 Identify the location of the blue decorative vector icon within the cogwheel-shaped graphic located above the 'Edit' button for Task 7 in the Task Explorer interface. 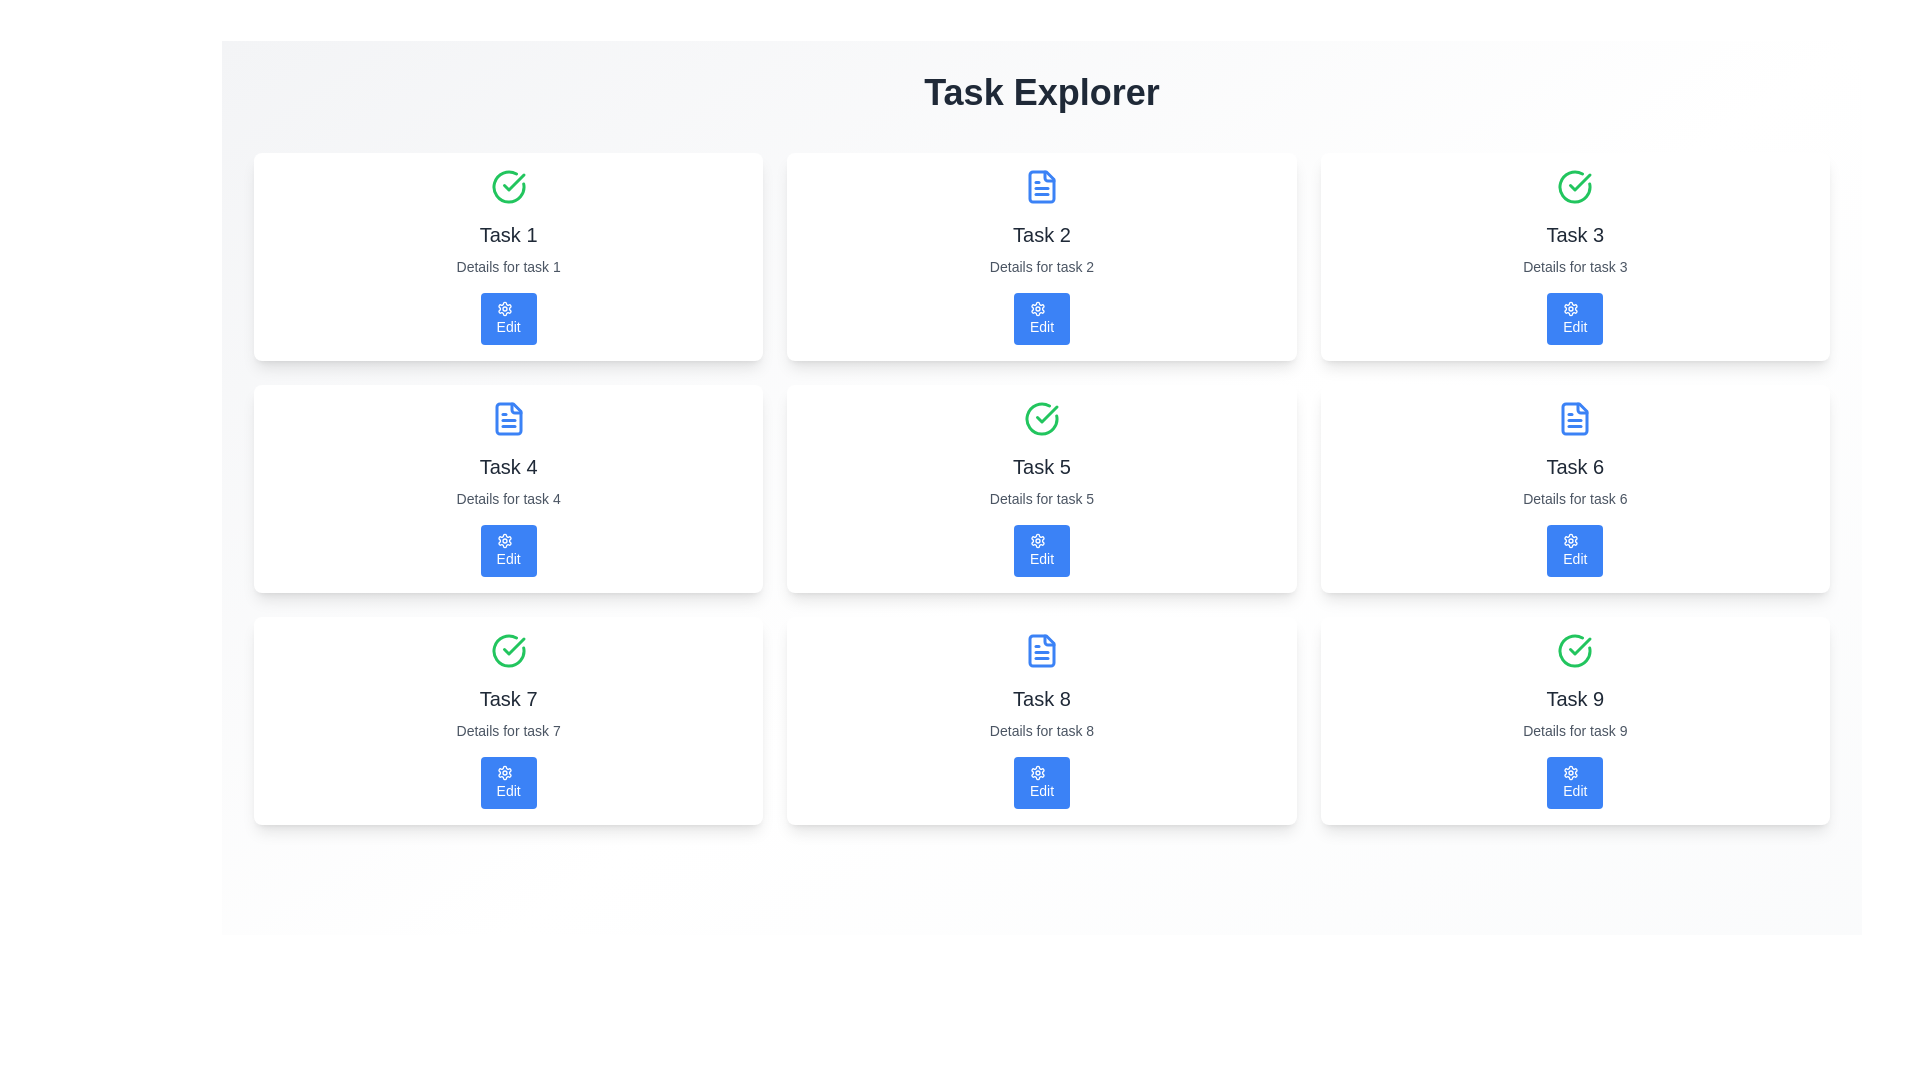
(504, 771).